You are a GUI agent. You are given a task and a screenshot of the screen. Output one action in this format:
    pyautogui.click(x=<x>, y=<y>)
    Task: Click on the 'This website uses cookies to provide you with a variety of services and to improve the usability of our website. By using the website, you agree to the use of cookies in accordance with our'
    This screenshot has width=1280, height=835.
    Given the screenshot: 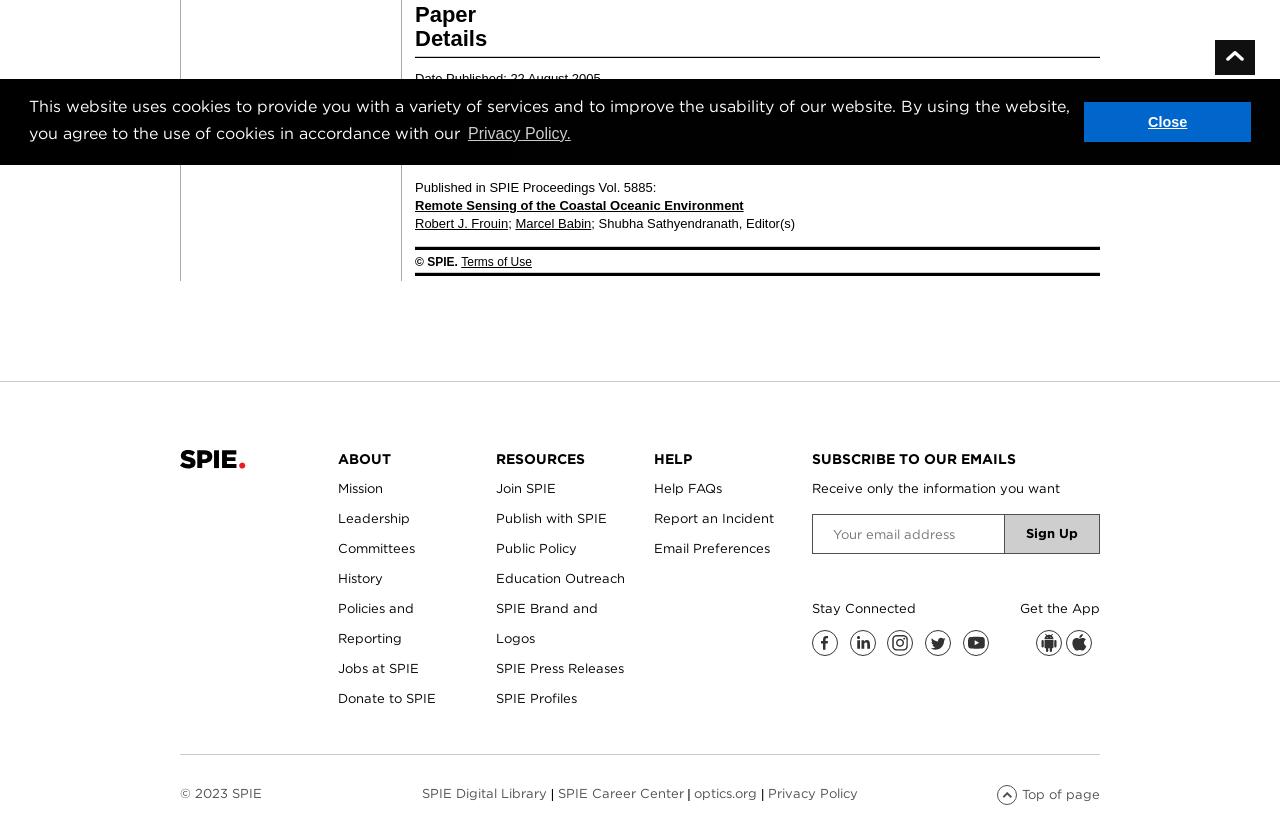 What is the action you would take?
    pyautogui.click(x=548, y=117)
    